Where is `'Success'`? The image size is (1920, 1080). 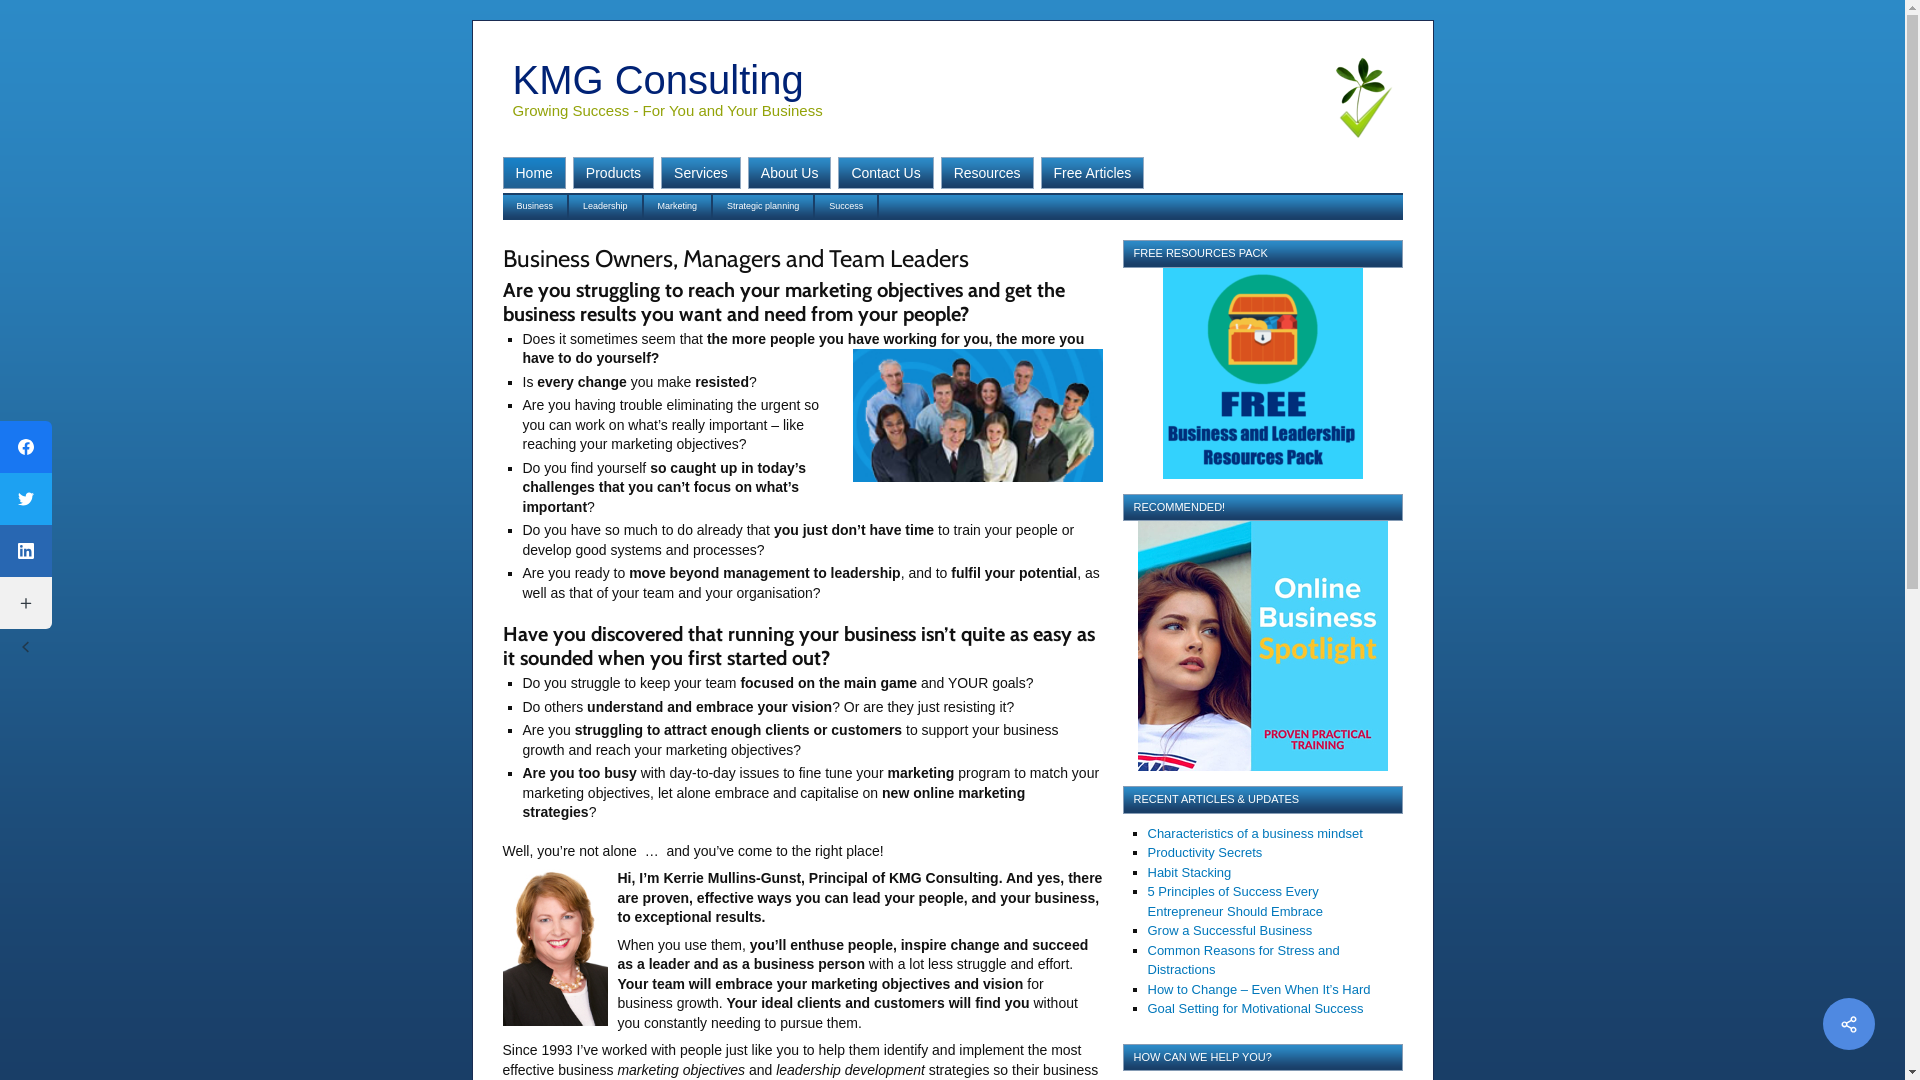 'Success' is located at coordinates (815, 206).